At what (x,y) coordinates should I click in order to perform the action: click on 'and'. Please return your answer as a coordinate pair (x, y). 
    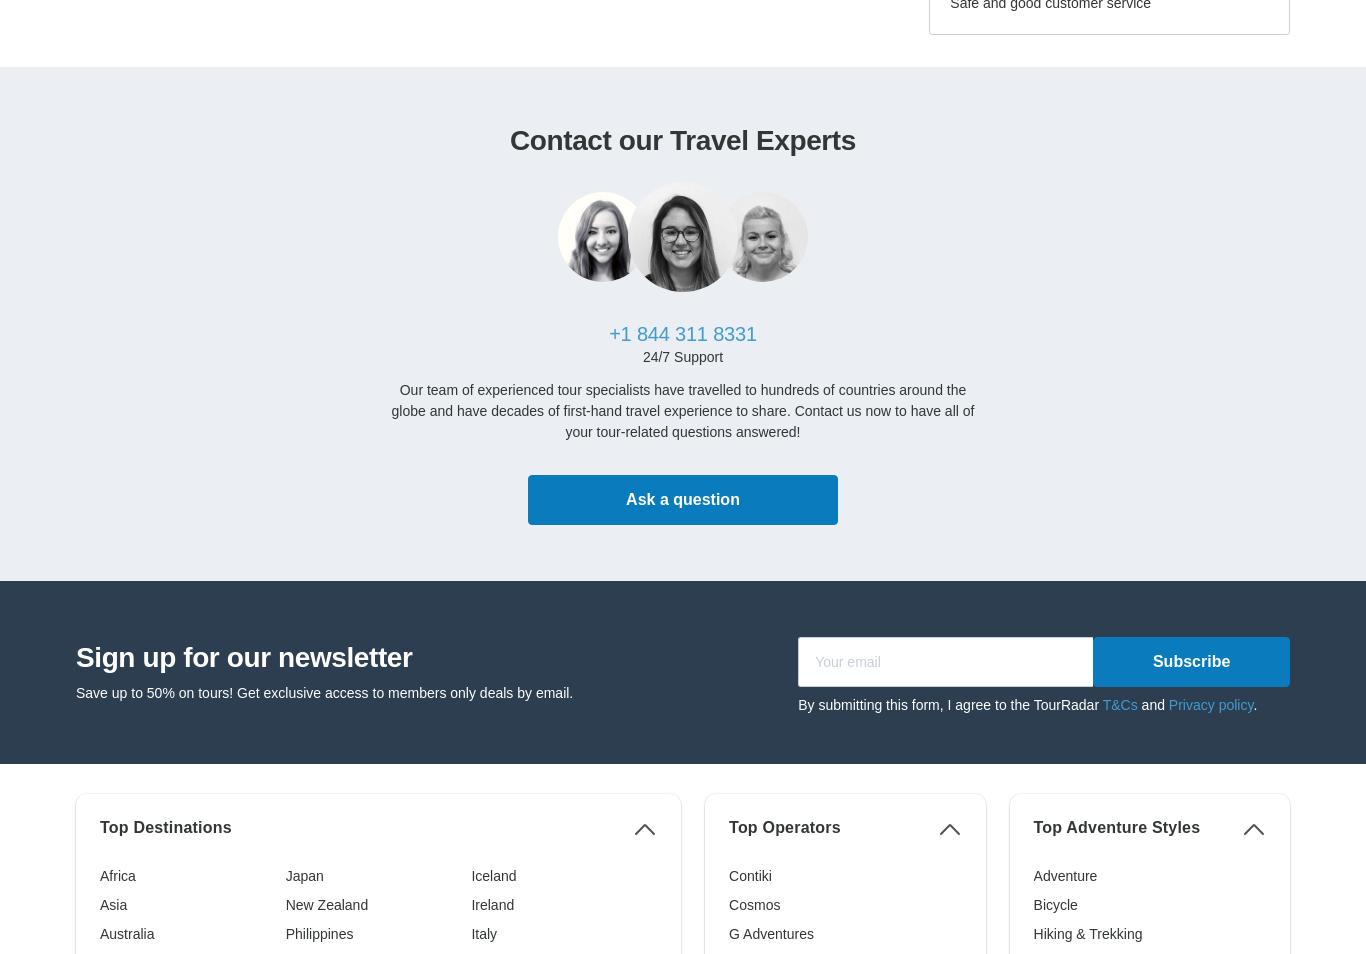
    Looking at the image, I should click on (1152, 702).